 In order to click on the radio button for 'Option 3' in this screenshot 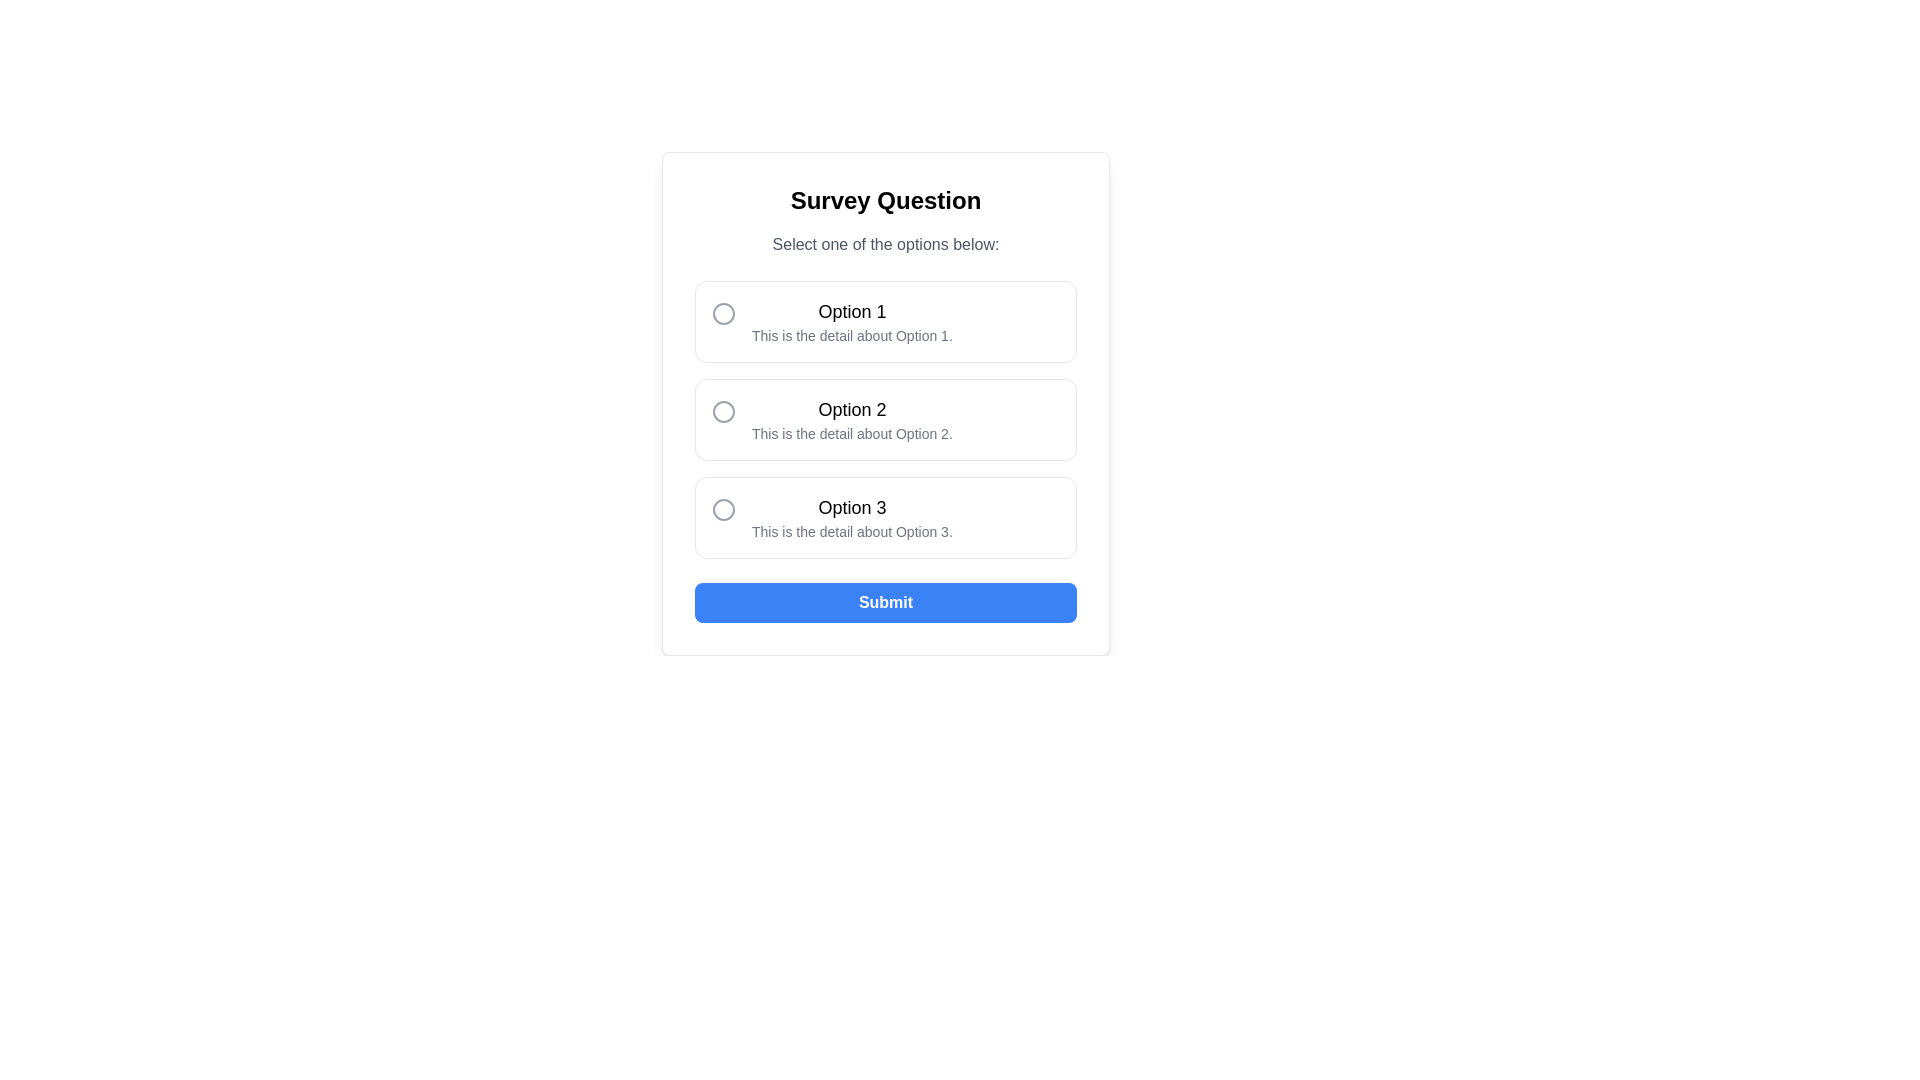, I will do `click(885, 516)`.